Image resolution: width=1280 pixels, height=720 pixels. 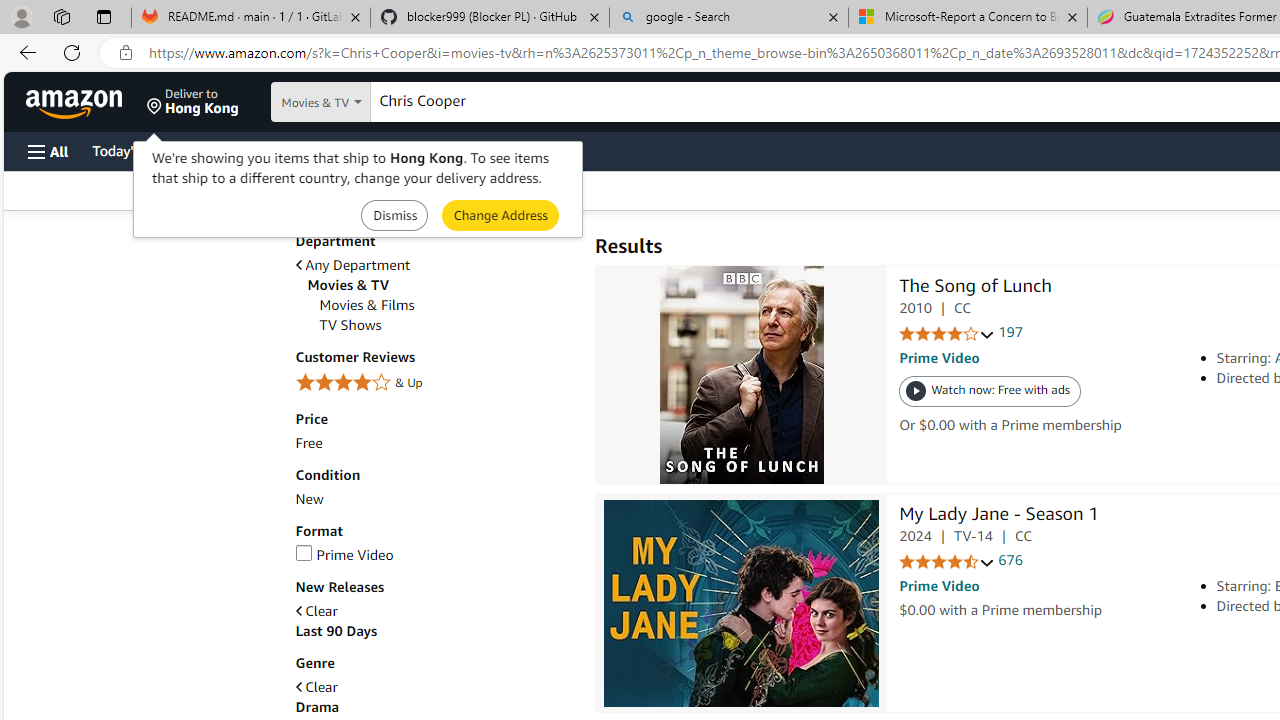 I want to click on 'Change Address', so click(x=499, y=215).